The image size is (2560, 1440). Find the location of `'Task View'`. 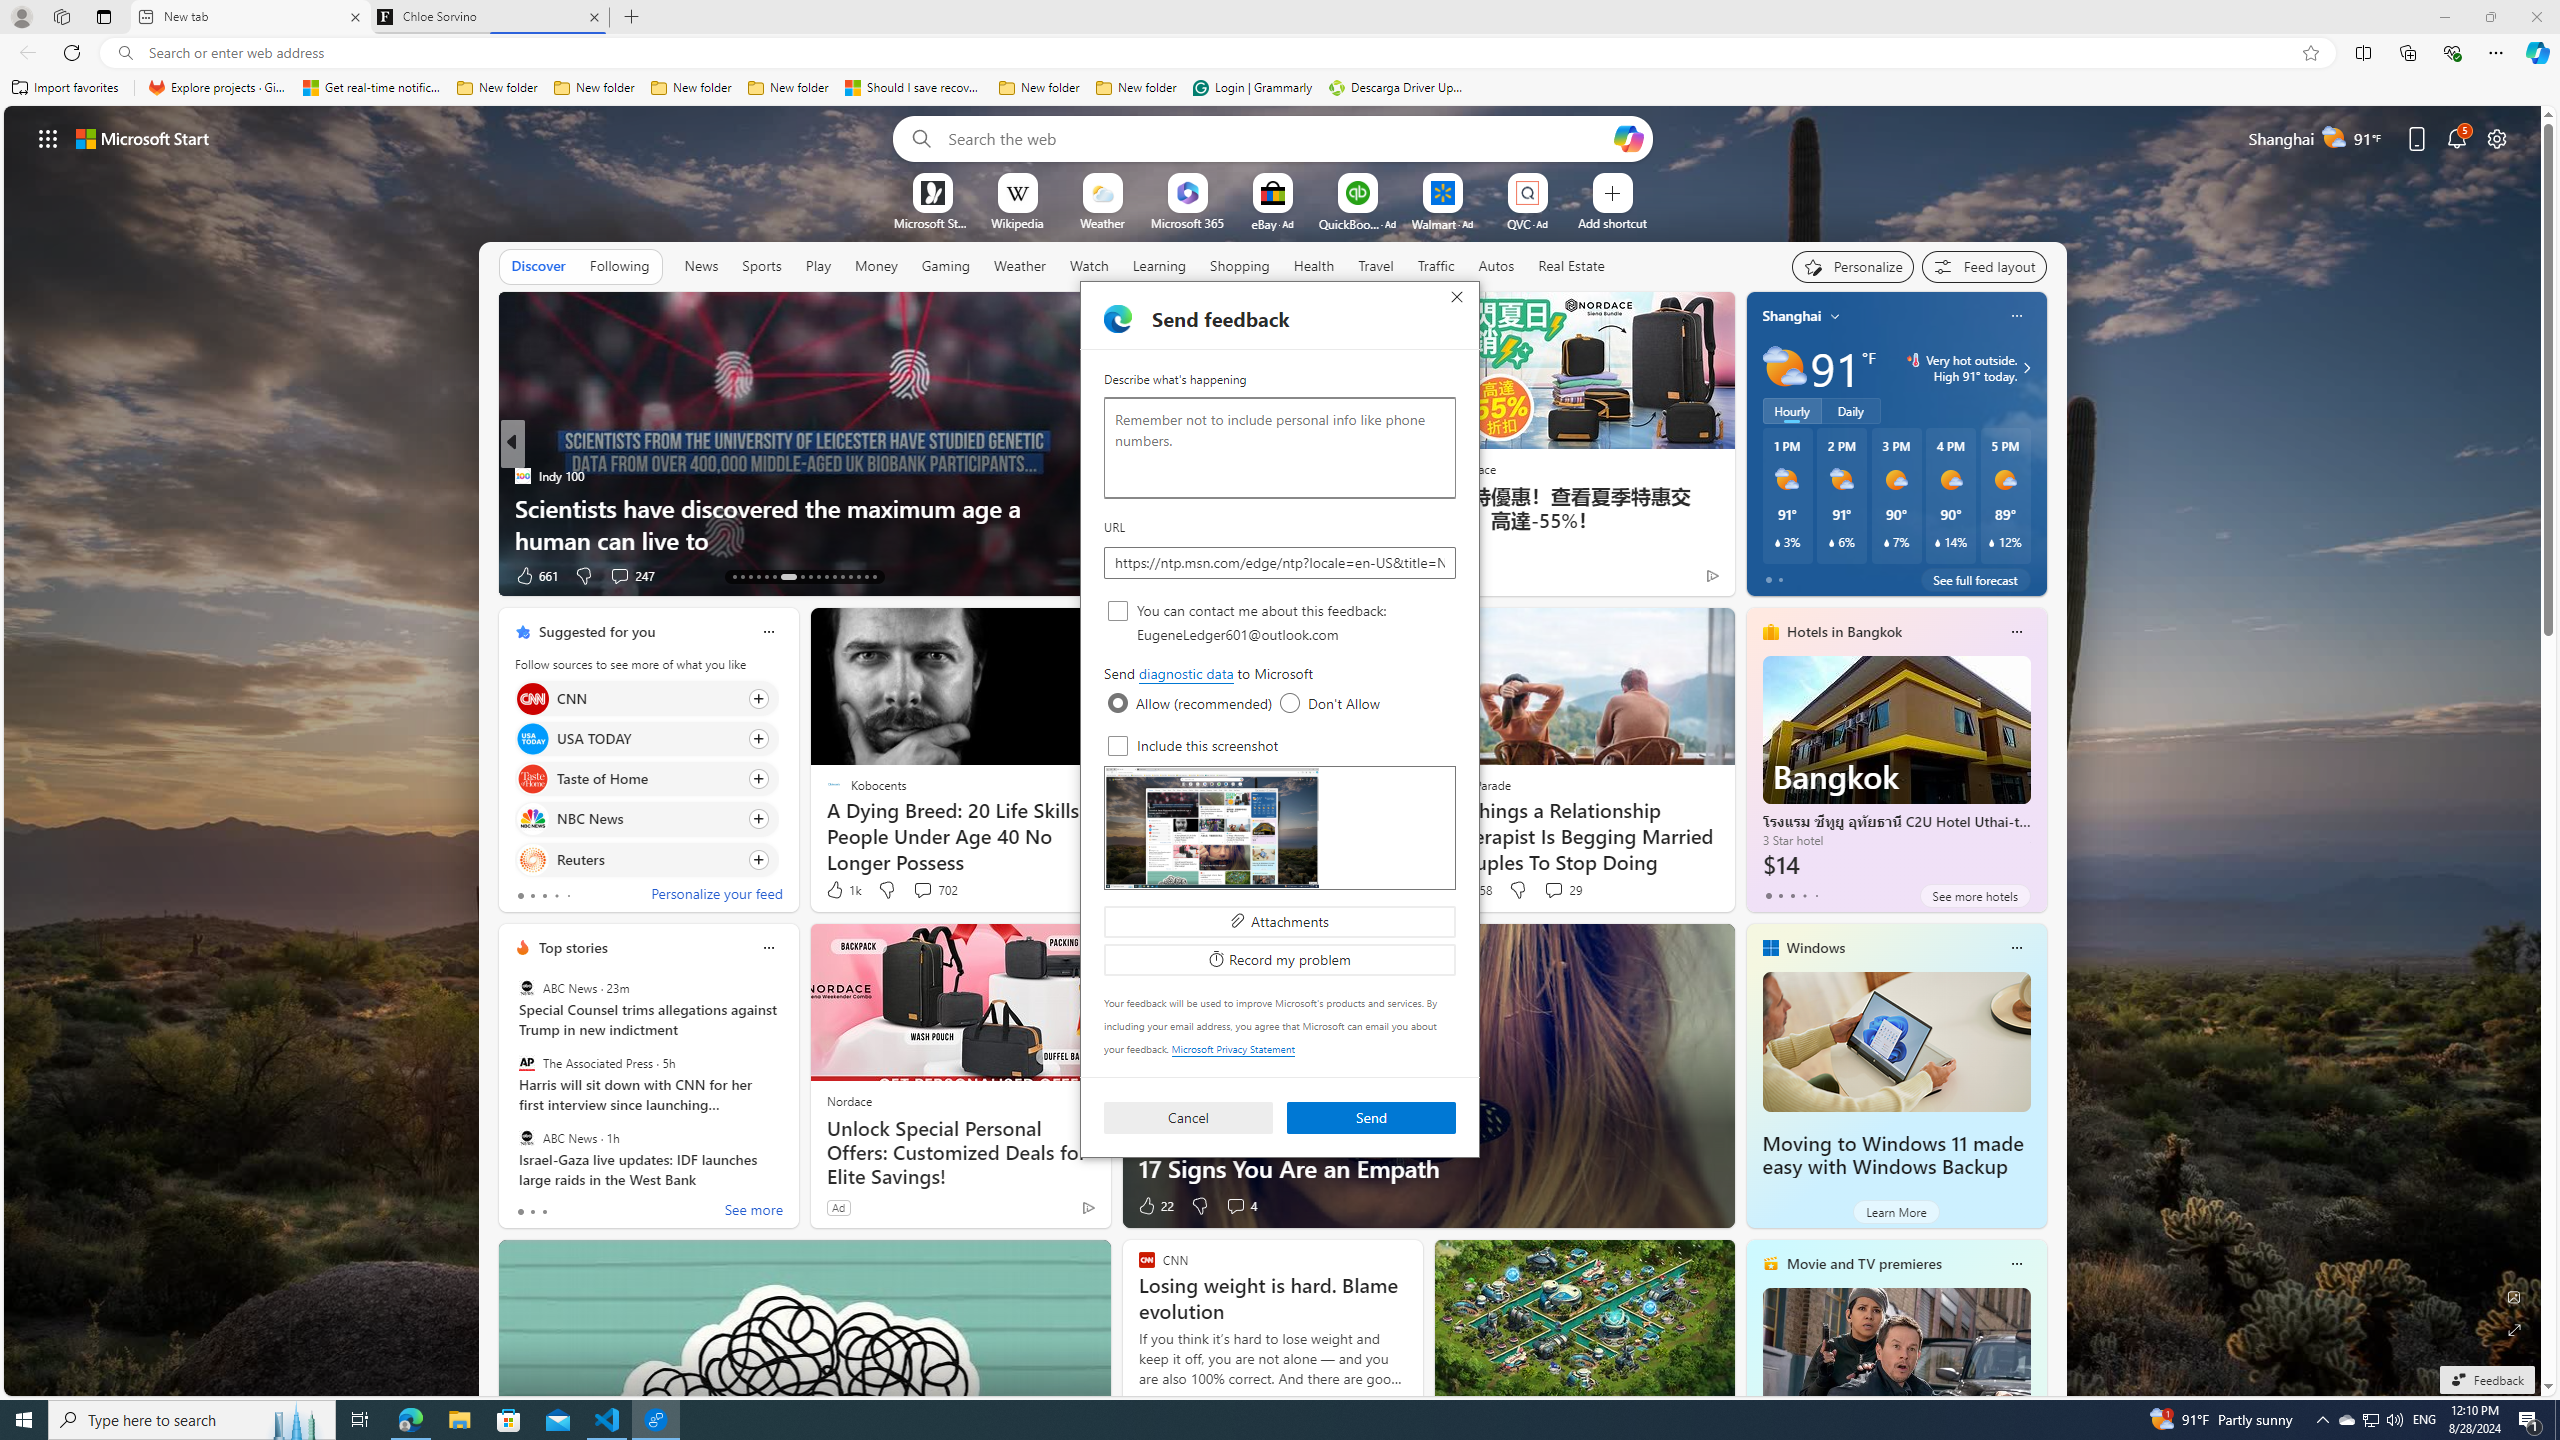

'Task View' is located at coordinates (358, 1418).